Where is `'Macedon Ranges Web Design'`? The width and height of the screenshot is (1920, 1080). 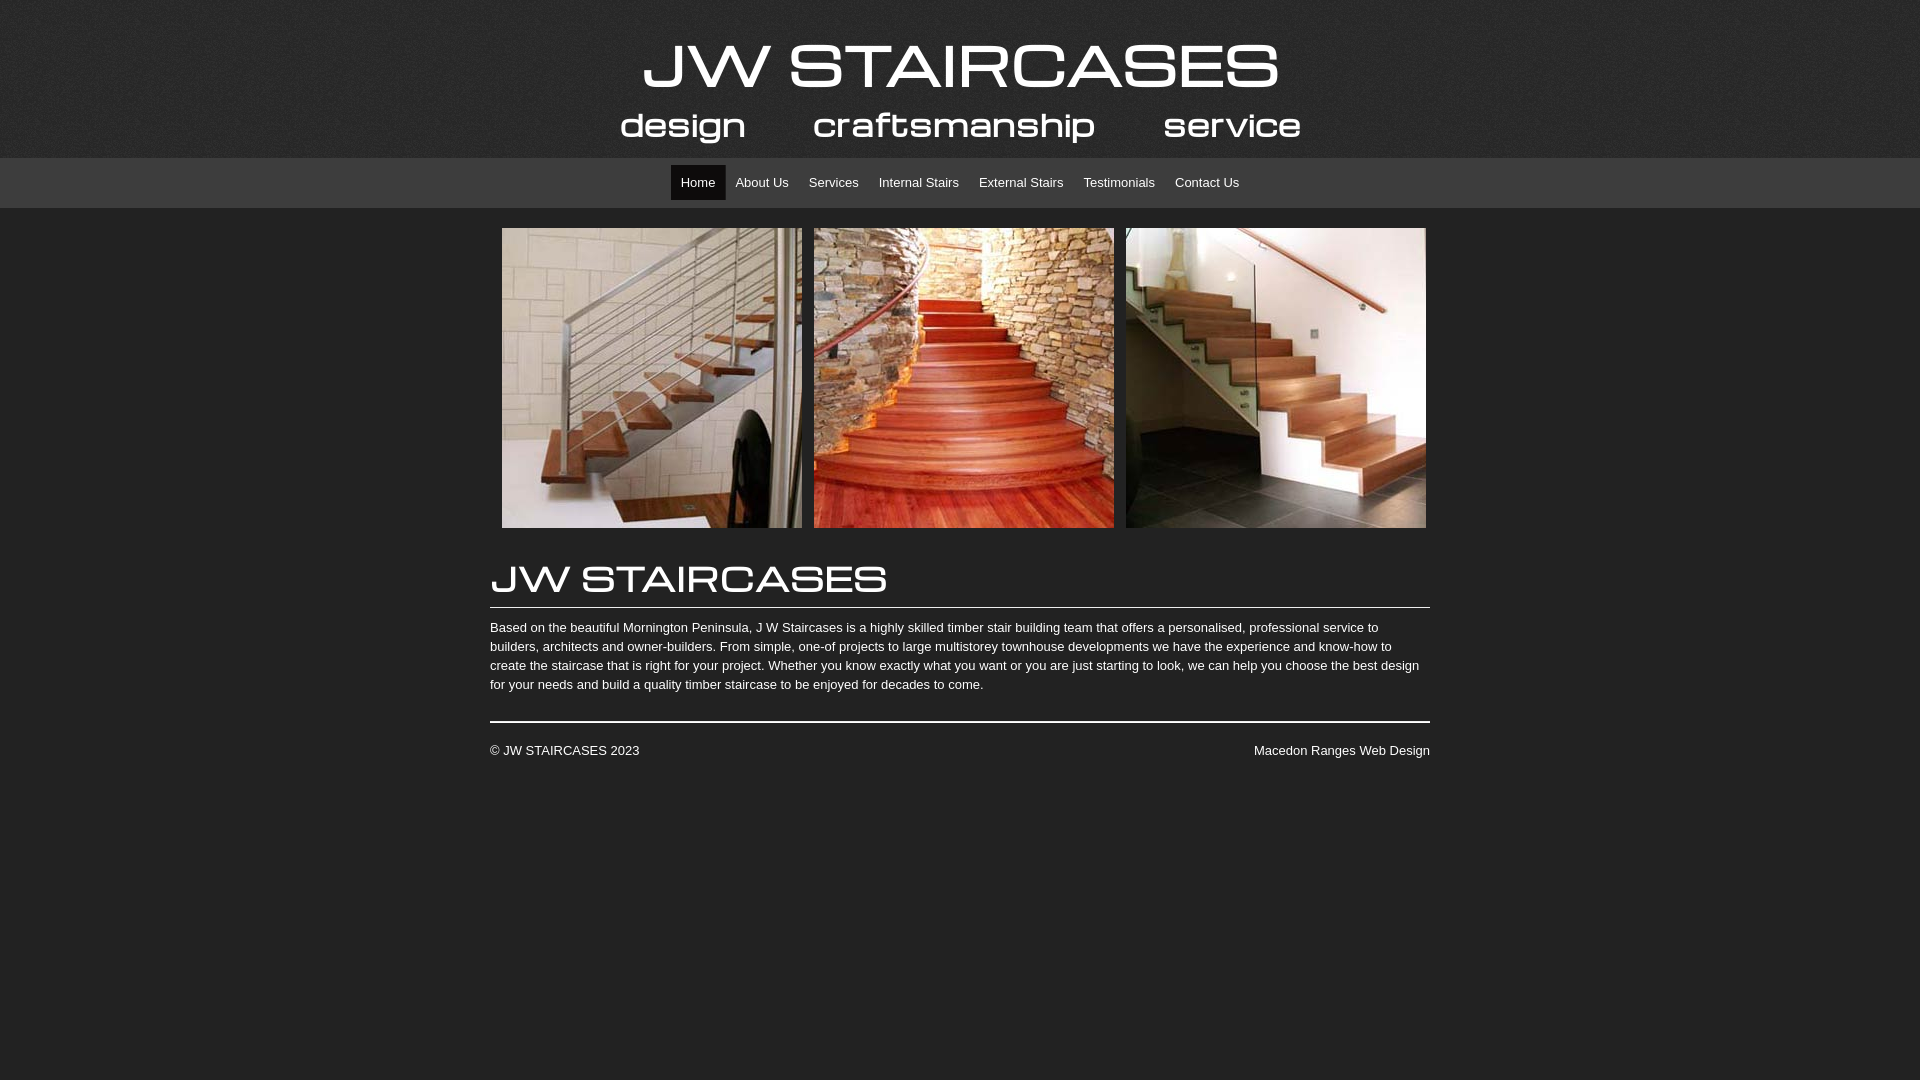
'Macedon Ranges Web Design' is located at coordinates (1342, 750).